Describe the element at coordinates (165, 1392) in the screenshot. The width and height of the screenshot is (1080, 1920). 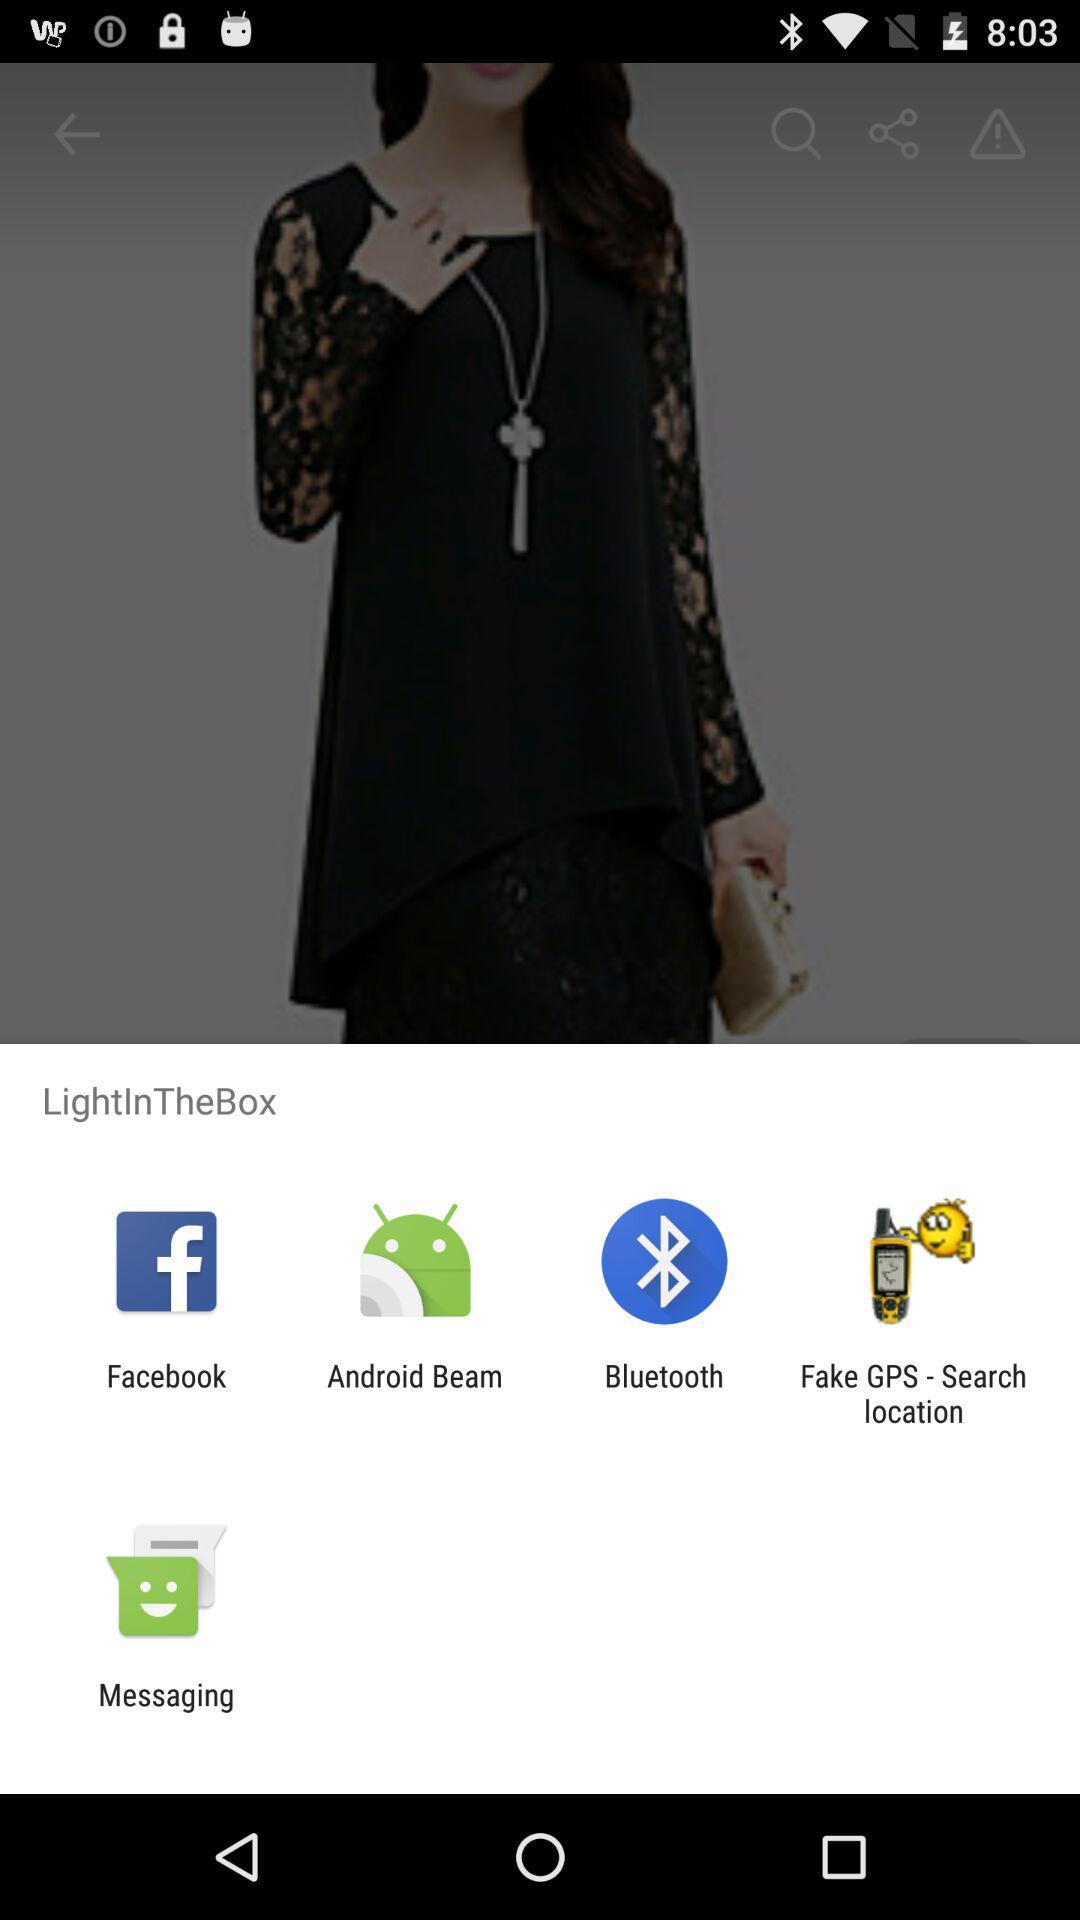
I see `the facebook item` at that location.